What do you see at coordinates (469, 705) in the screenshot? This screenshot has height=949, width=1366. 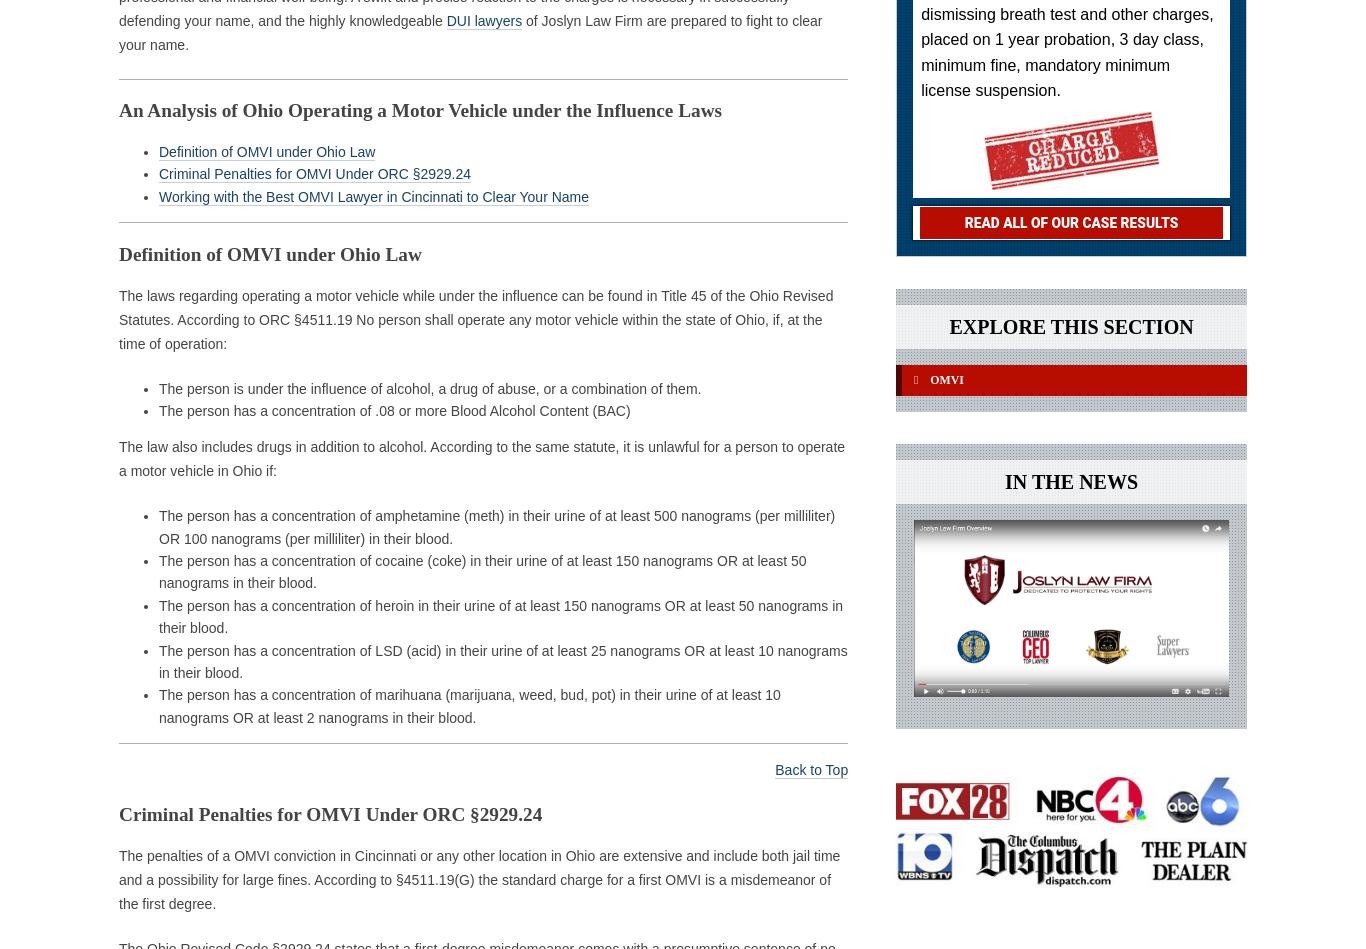 I see `'The person has a concentration of marihuana (marijuana, weed, bud, pot) in their urine of at least 10 nanograms OR at least 2 nanograms in their blood.'` at bounding box center [469, 705].